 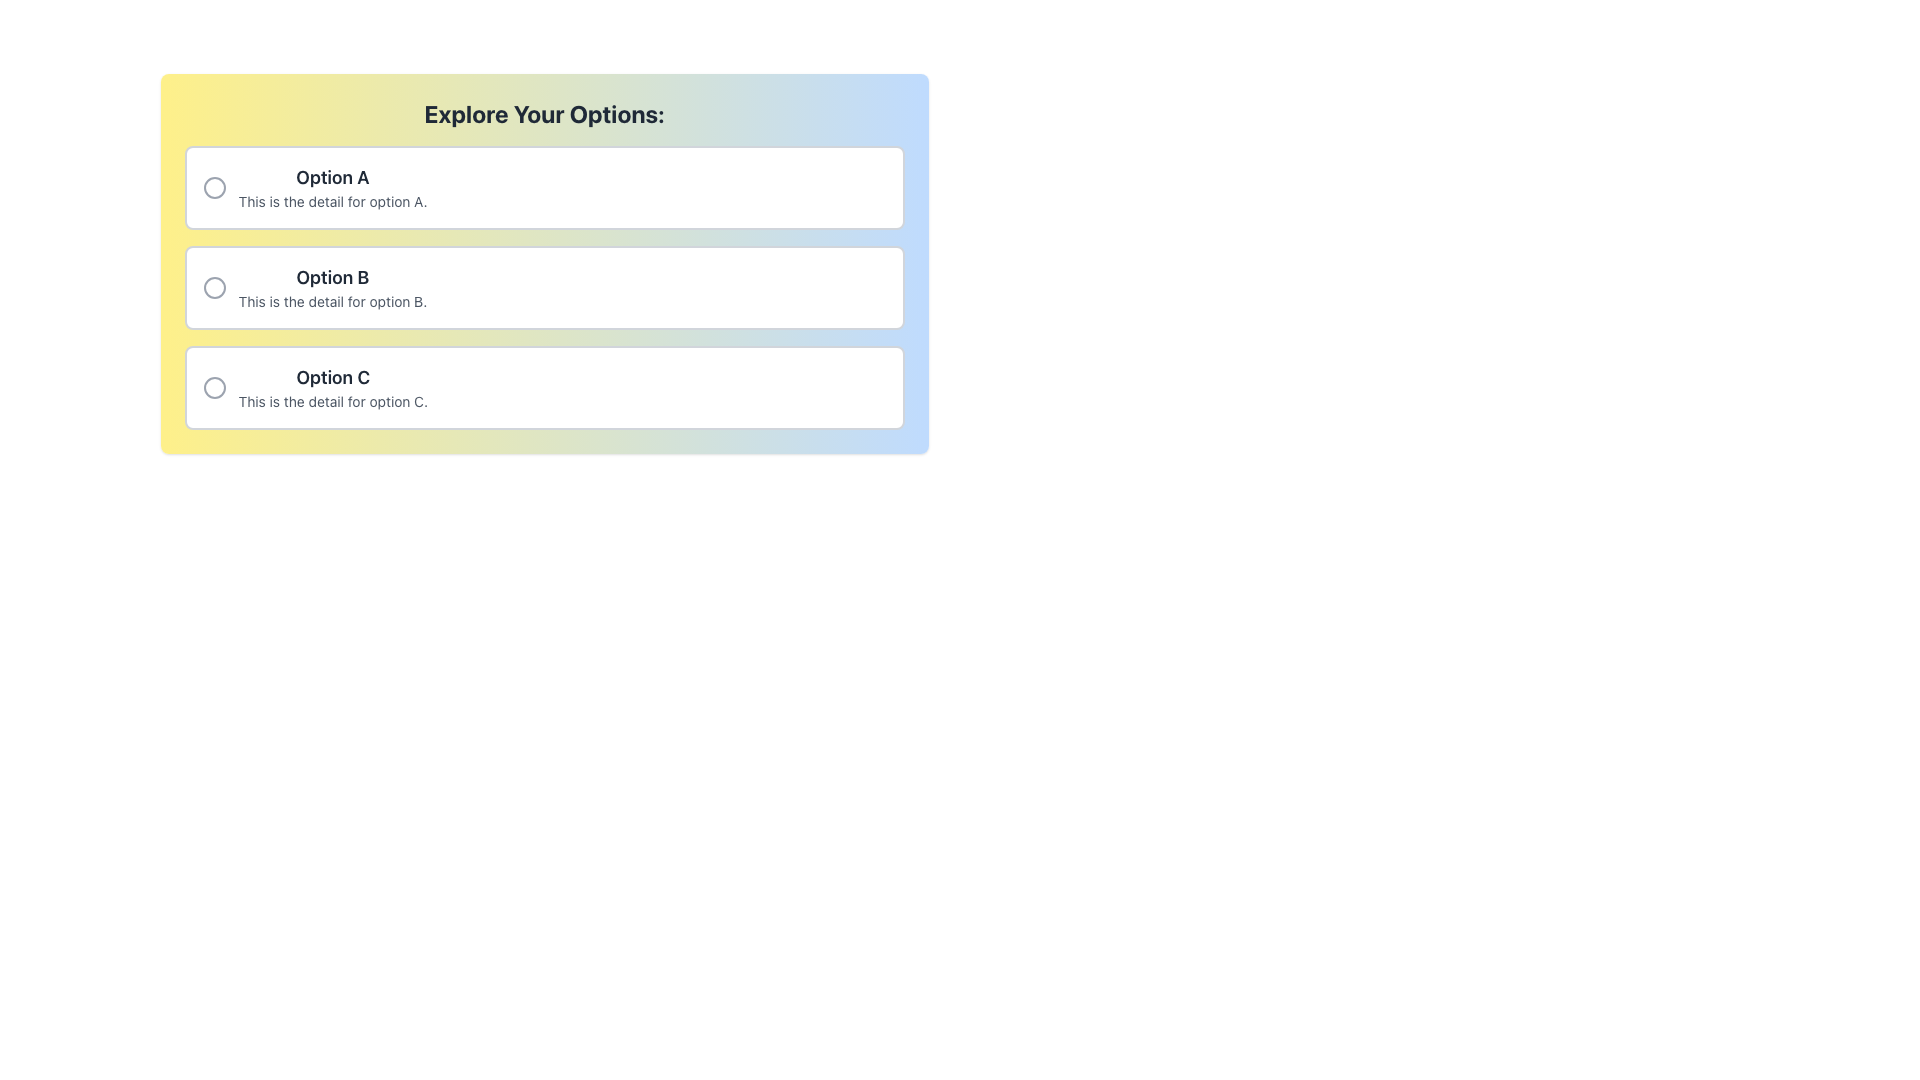 What do you see at coordinates (333, 401) in the screenshot?
I see `the text display that contains 'This is the detail for option C.' which is located below the header 'Option C'` at bounding box center [333, 401].